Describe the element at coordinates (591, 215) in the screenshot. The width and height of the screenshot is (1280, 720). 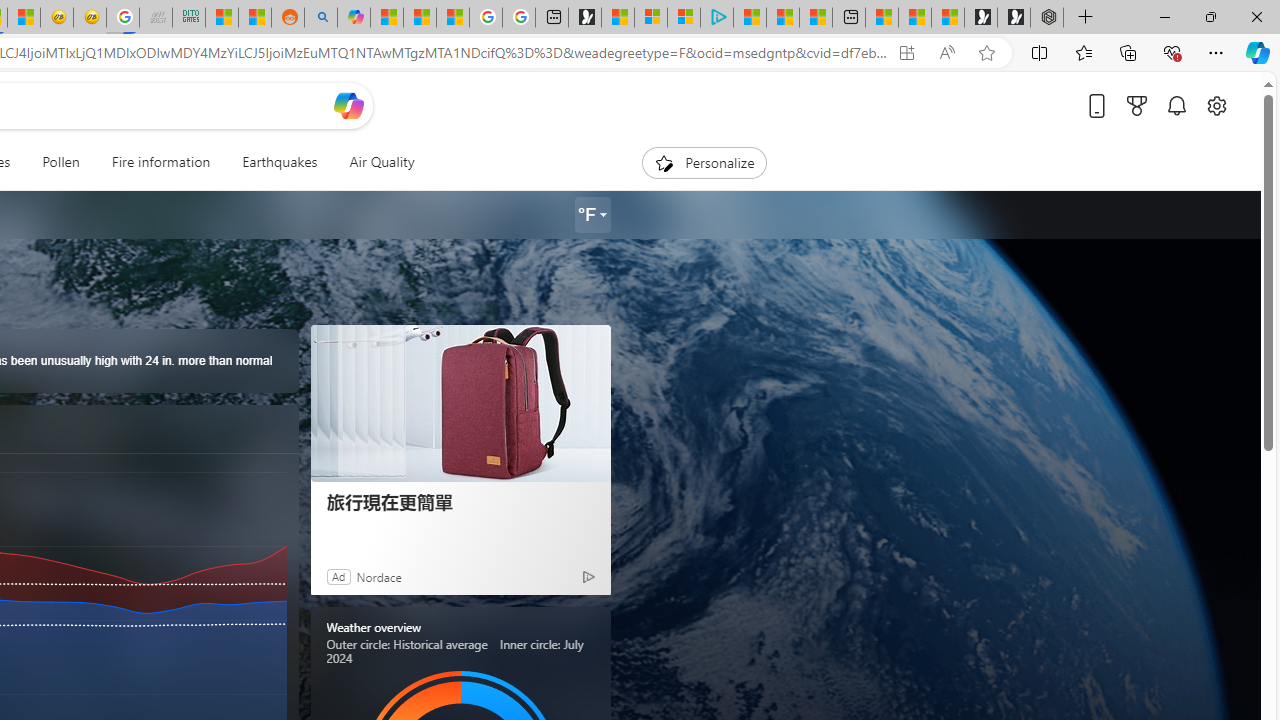
I see `'Weather settings'` at that location.